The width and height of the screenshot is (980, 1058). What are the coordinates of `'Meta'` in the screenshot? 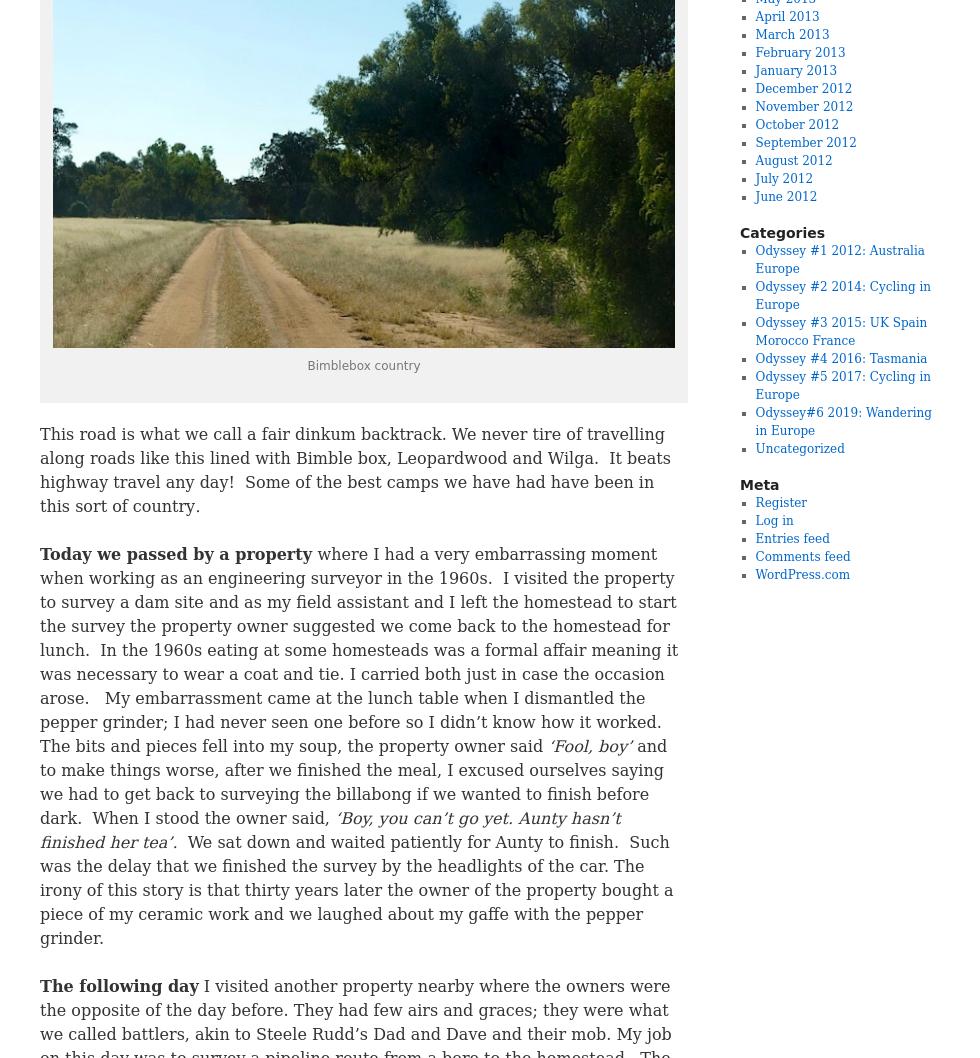 It's located at (759, 483).